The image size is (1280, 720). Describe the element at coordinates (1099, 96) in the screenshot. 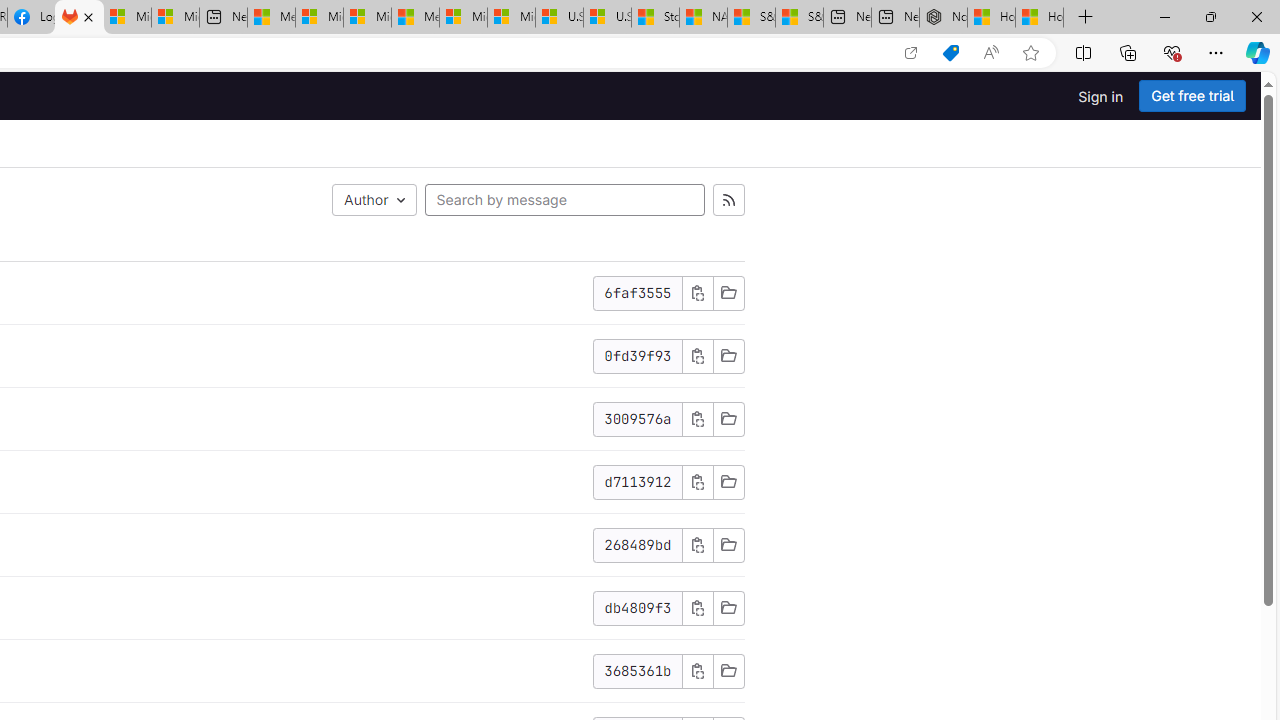

I see `'Sign in'` at that location.